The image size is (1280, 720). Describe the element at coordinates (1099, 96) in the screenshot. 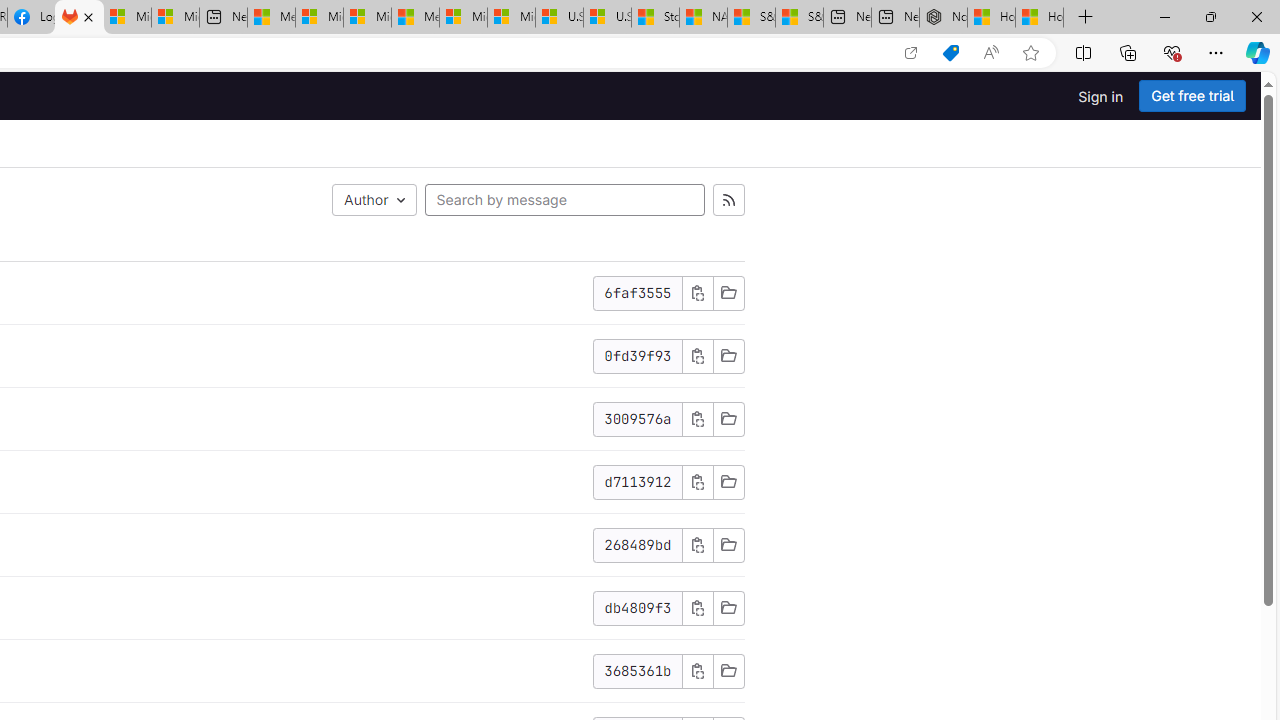

I see `'Sign in'` at that location.